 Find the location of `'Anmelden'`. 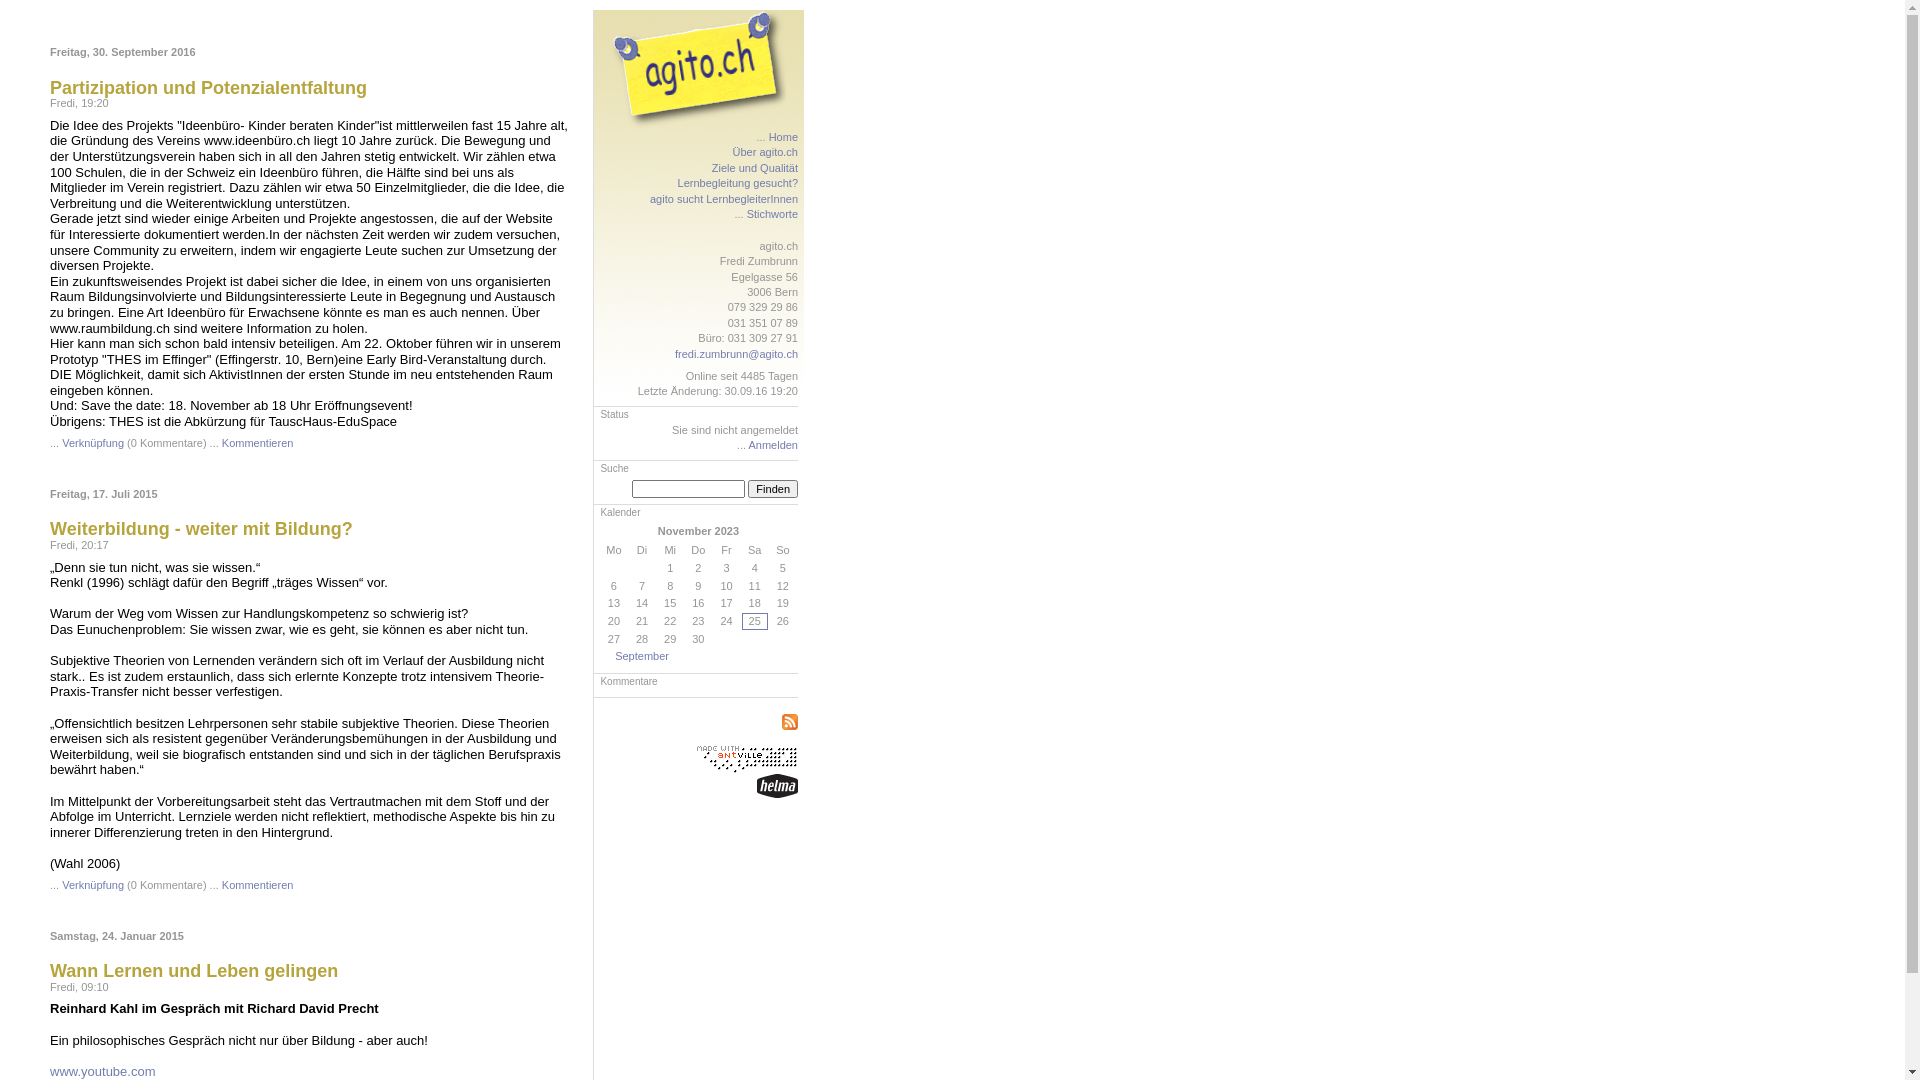

'Anmelden' is located at coordinates (747, 443).